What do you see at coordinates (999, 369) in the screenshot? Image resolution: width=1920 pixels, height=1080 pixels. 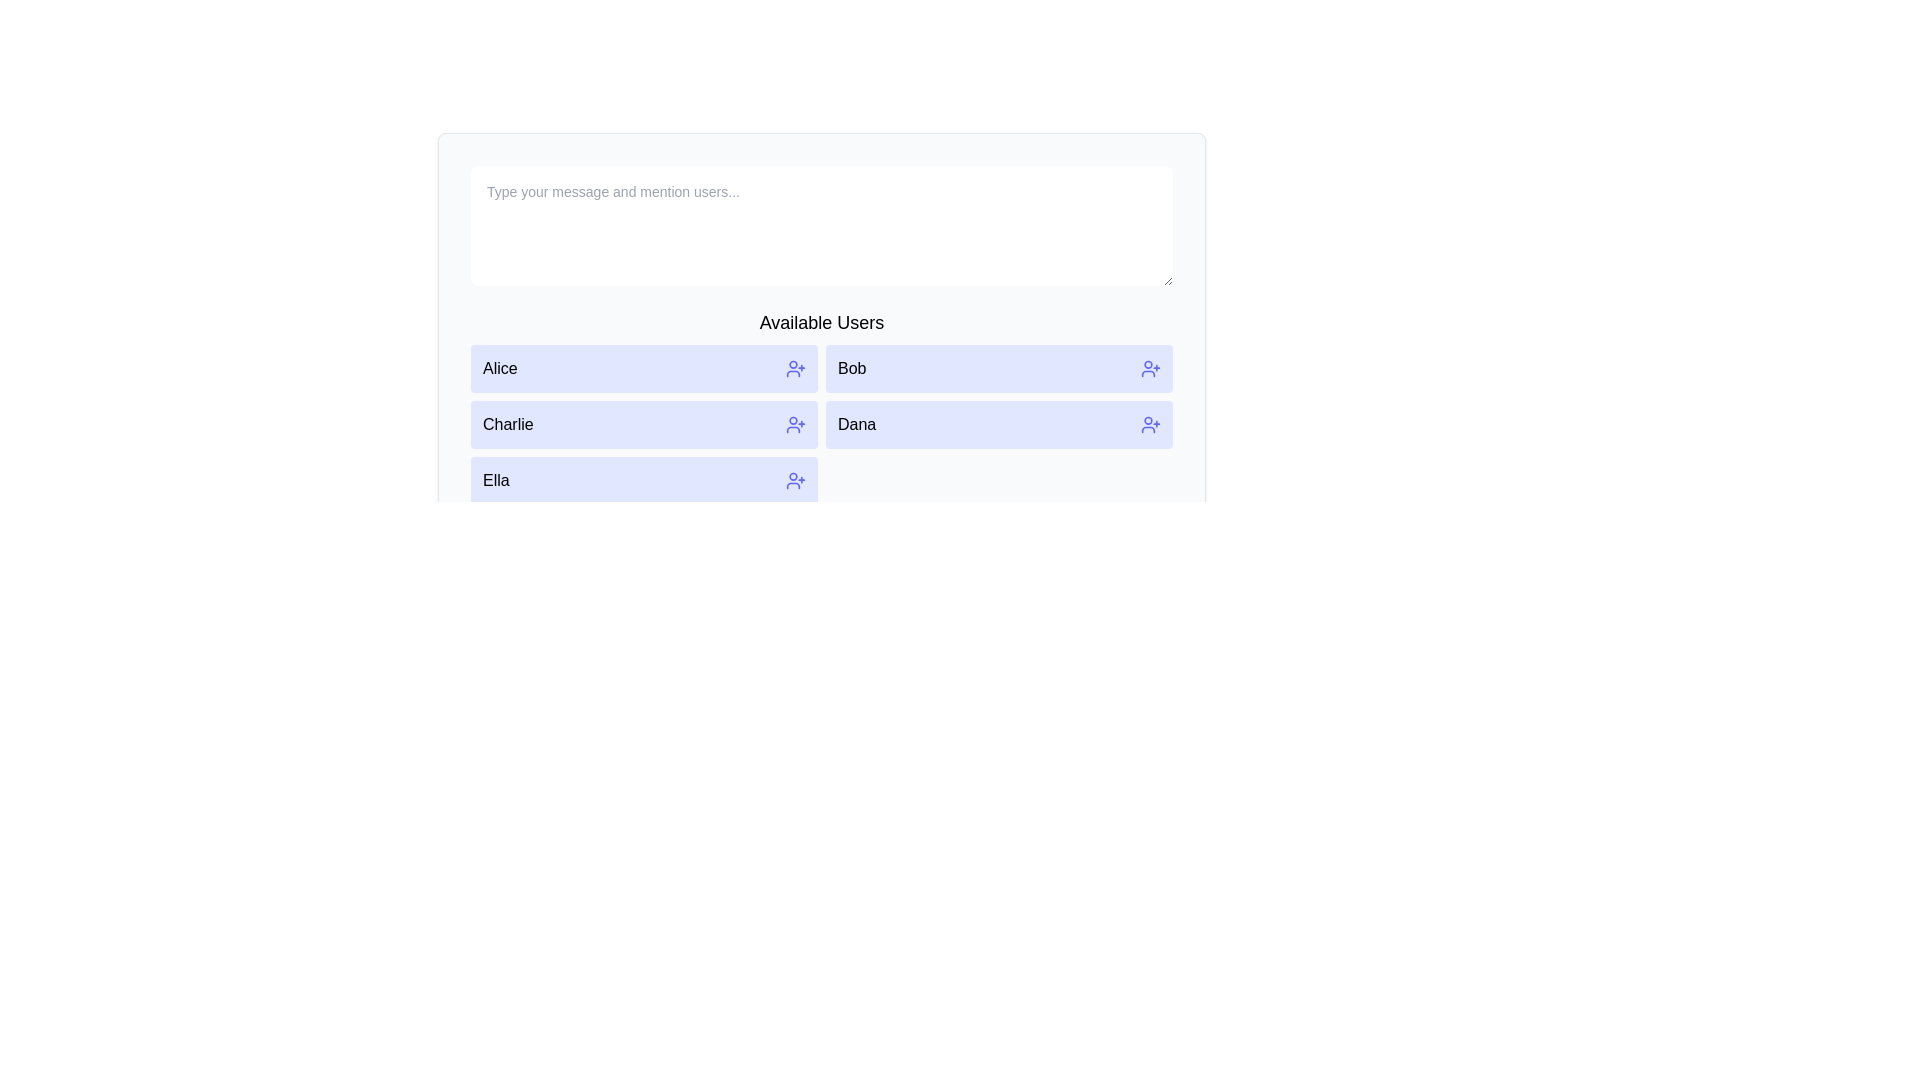 I see `the interactive card labeled 'Bob' with a user icon and a plus sign` at bounding box center [999, 369].